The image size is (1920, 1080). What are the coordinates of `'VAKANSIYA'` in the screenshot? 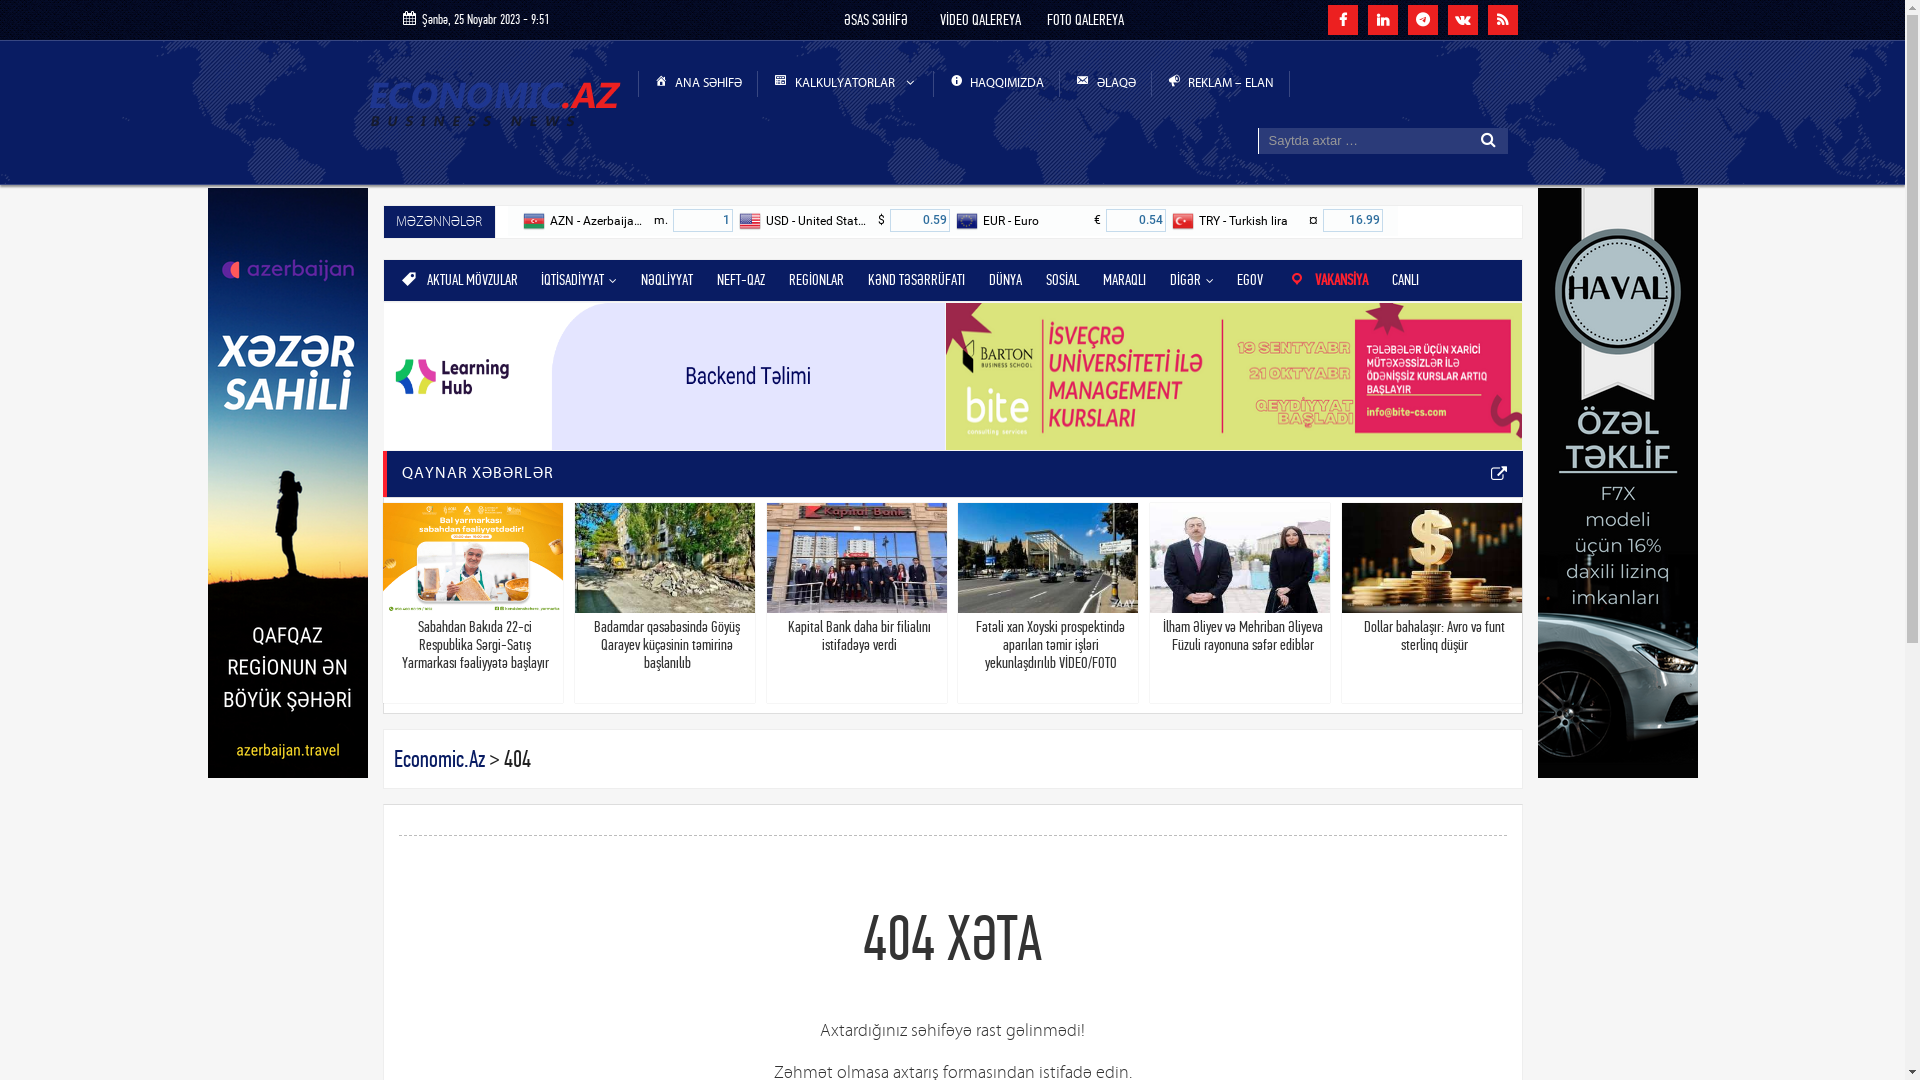 It's located at (1327, 280).